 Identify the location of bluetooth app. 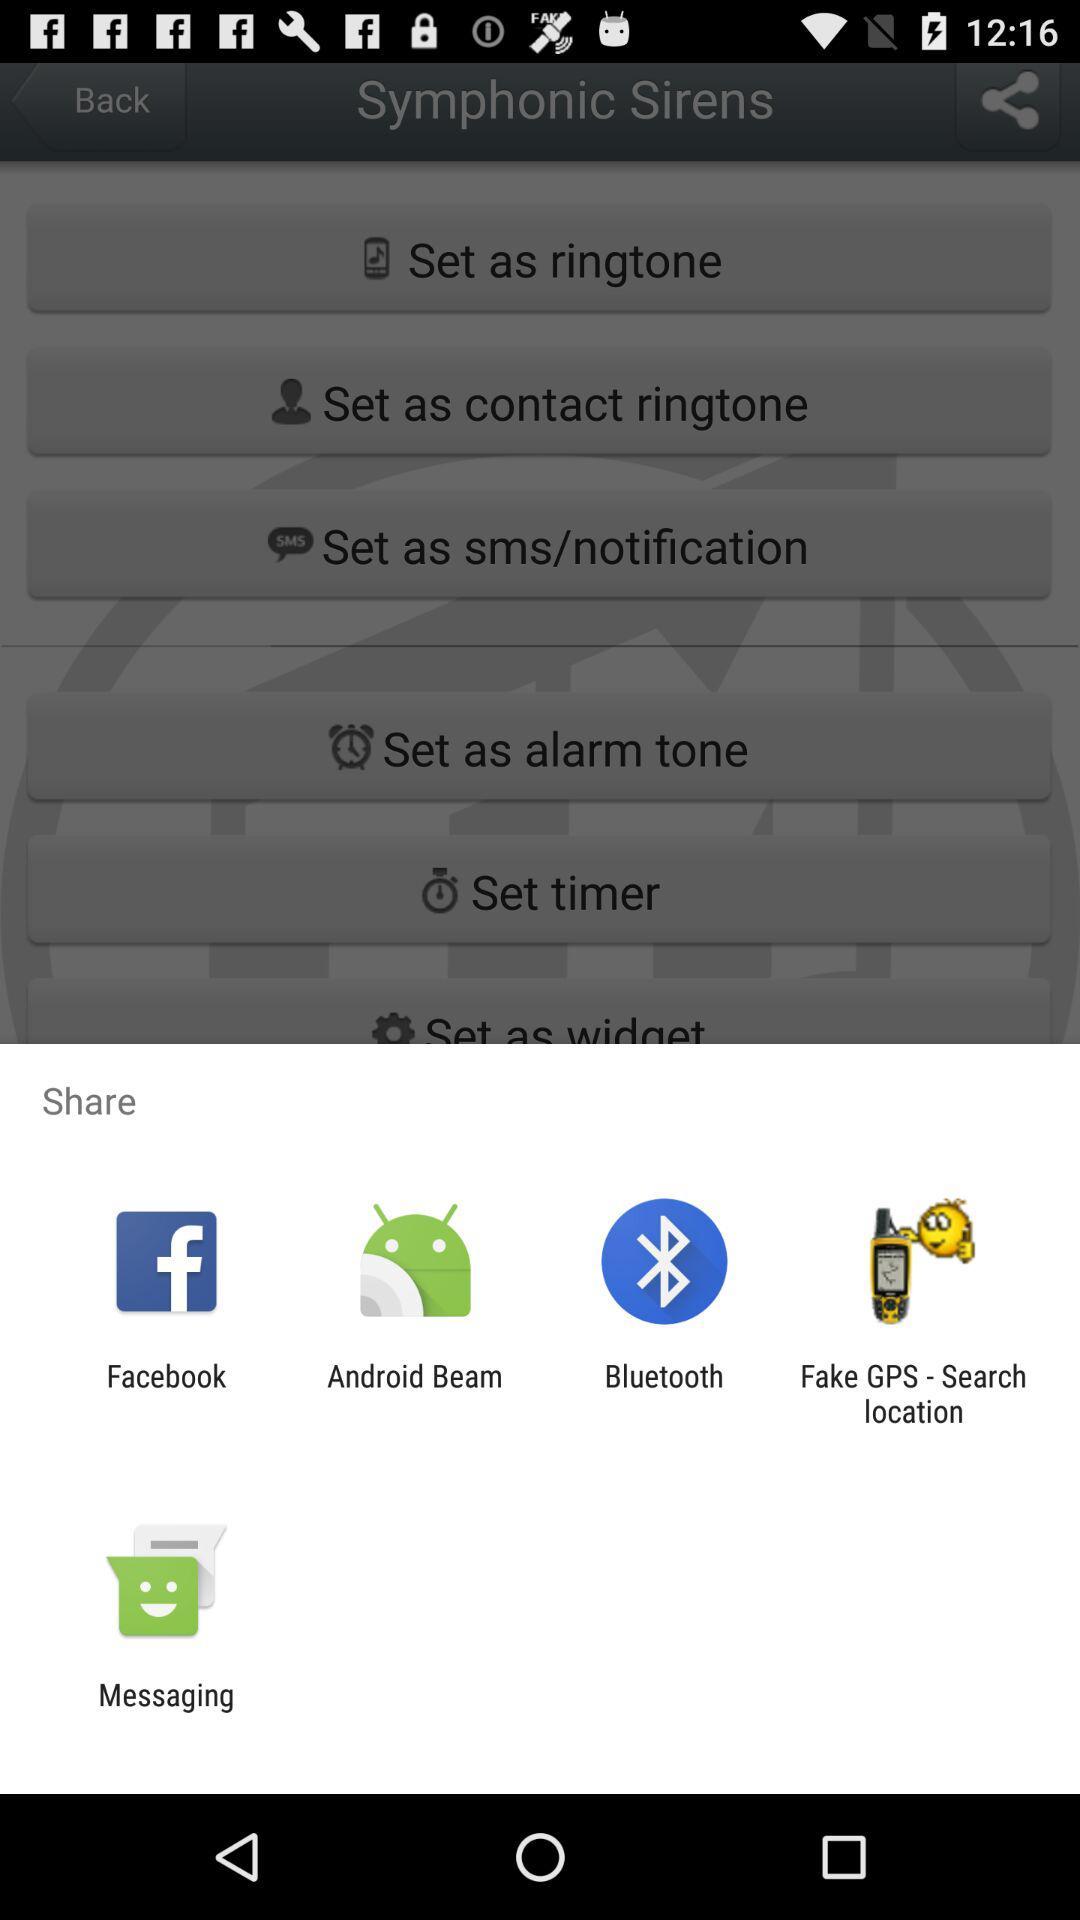
(664, 1392).